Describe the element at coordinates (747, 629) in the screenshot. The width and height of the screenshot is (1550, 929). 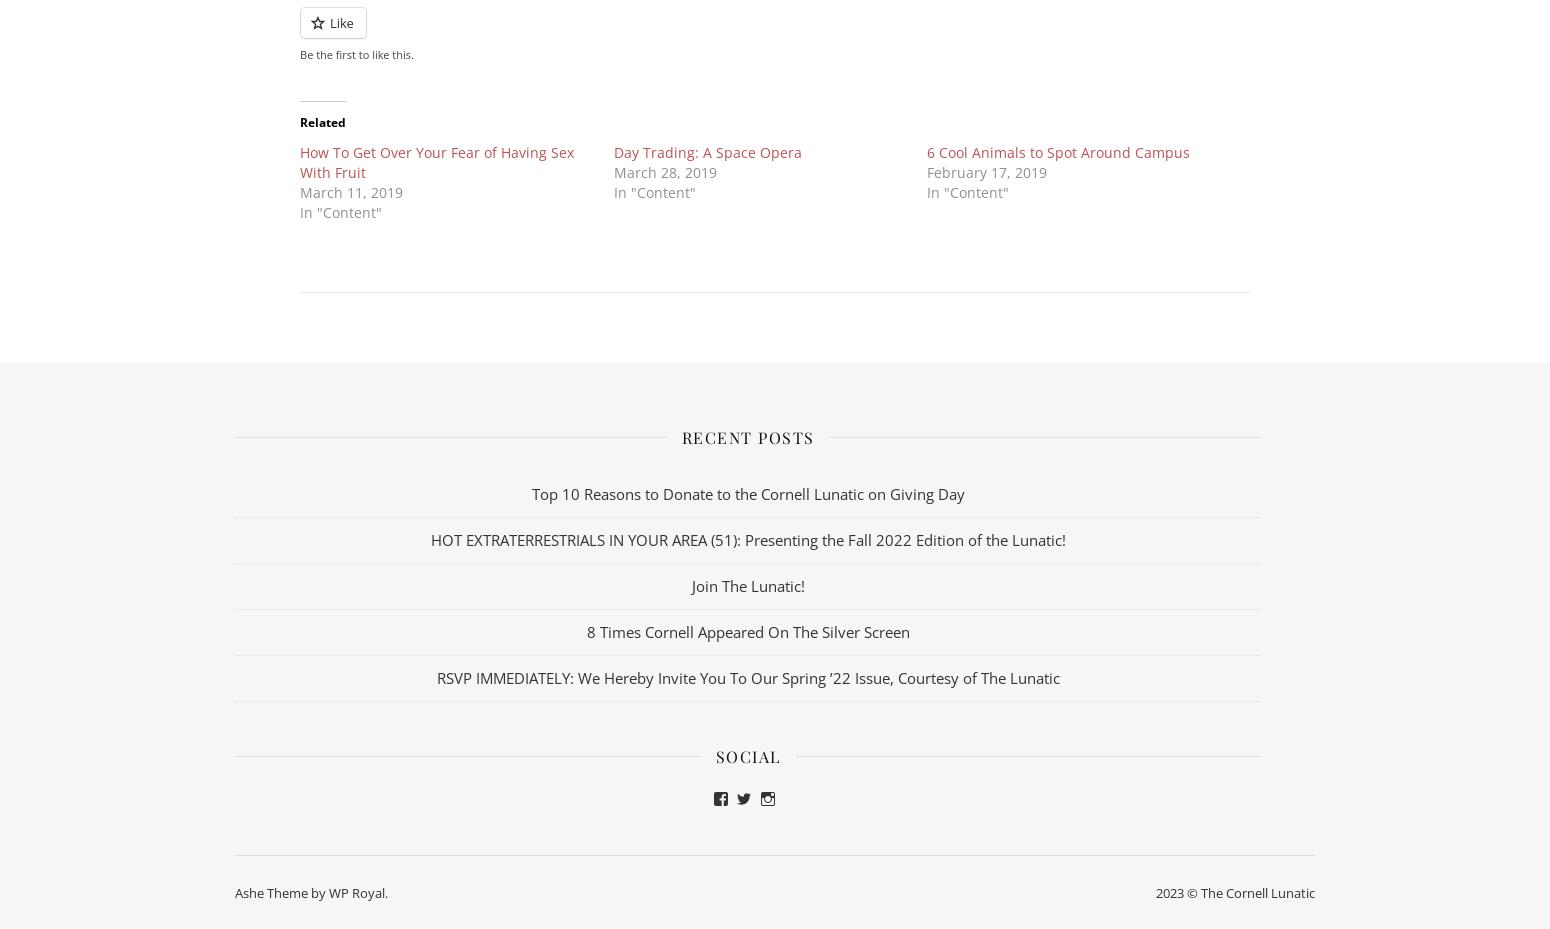
I see `'8 Times Cornell Appeared On The Silver Screen'` at that location.